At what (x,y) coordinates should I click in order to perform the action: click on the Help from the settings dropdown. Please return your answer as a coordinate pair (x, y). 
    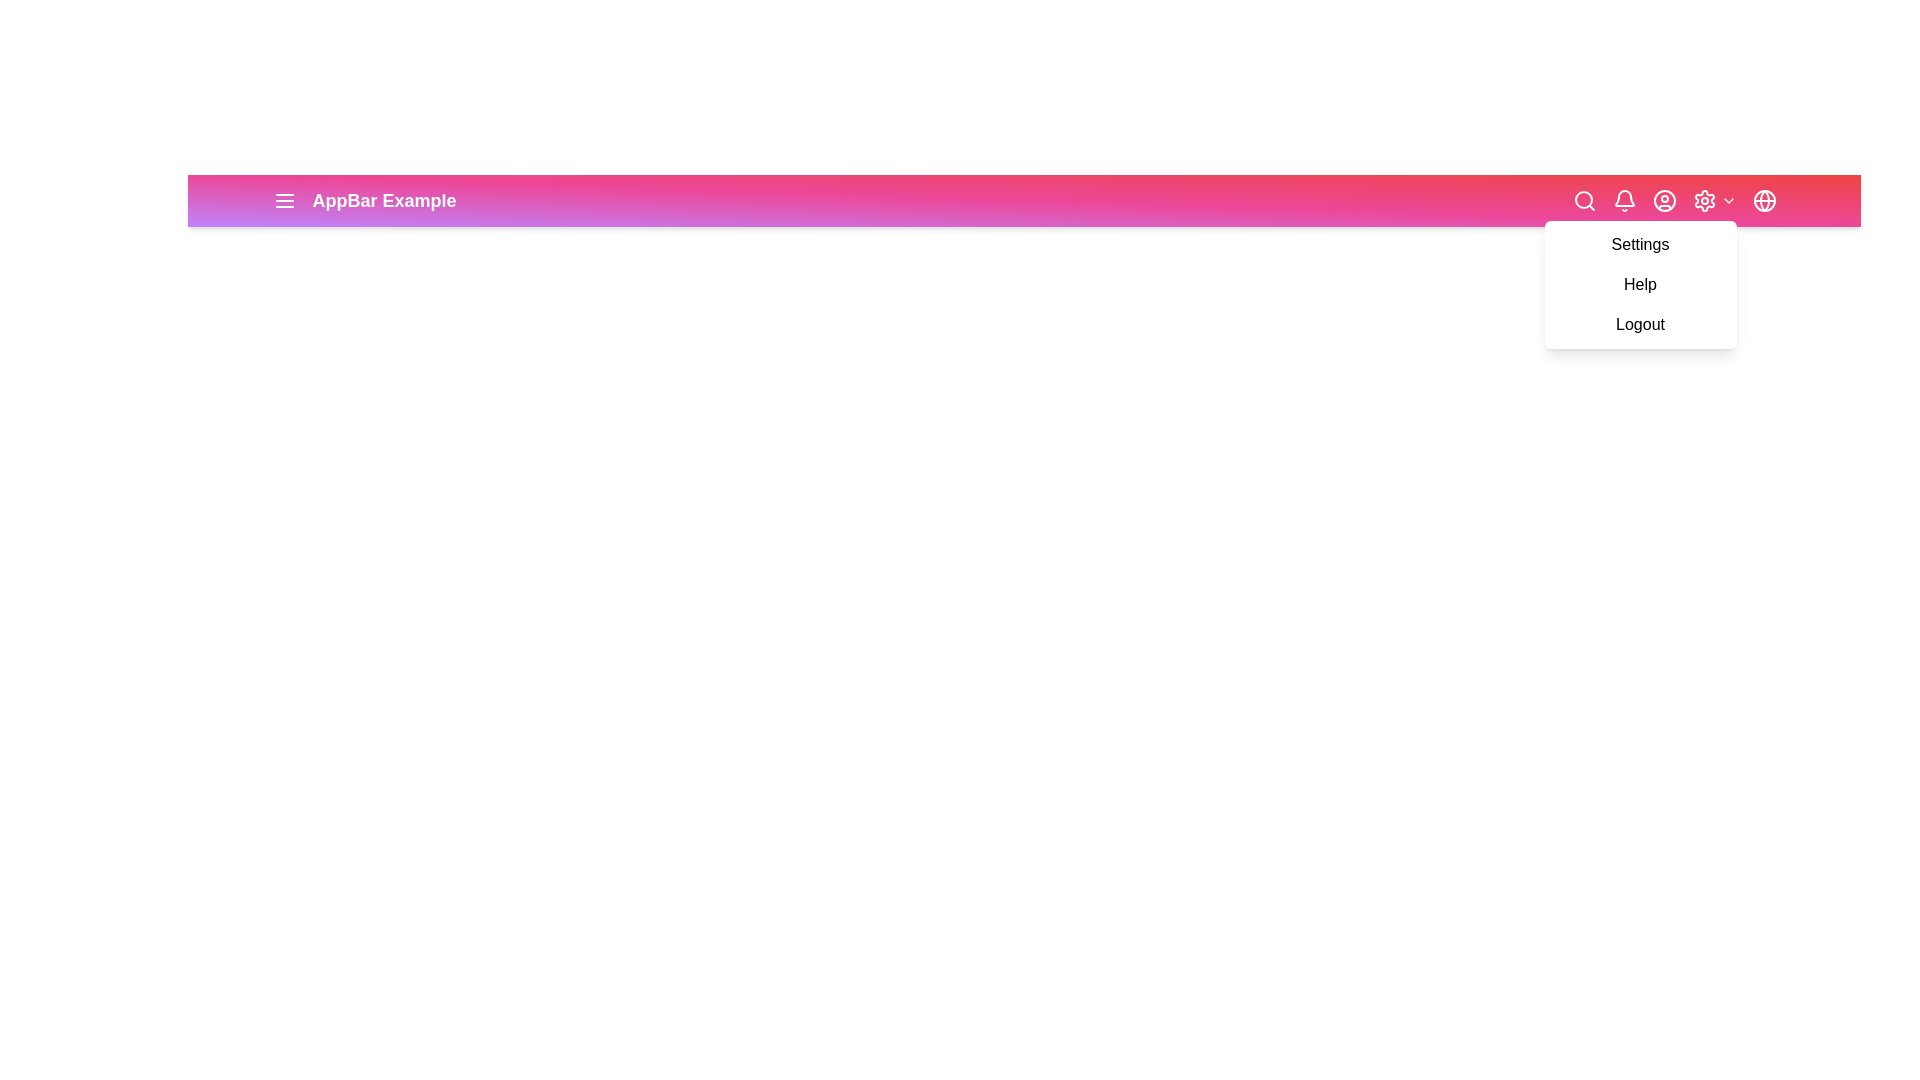
    Looking at the image, I should click on (1640, 285).